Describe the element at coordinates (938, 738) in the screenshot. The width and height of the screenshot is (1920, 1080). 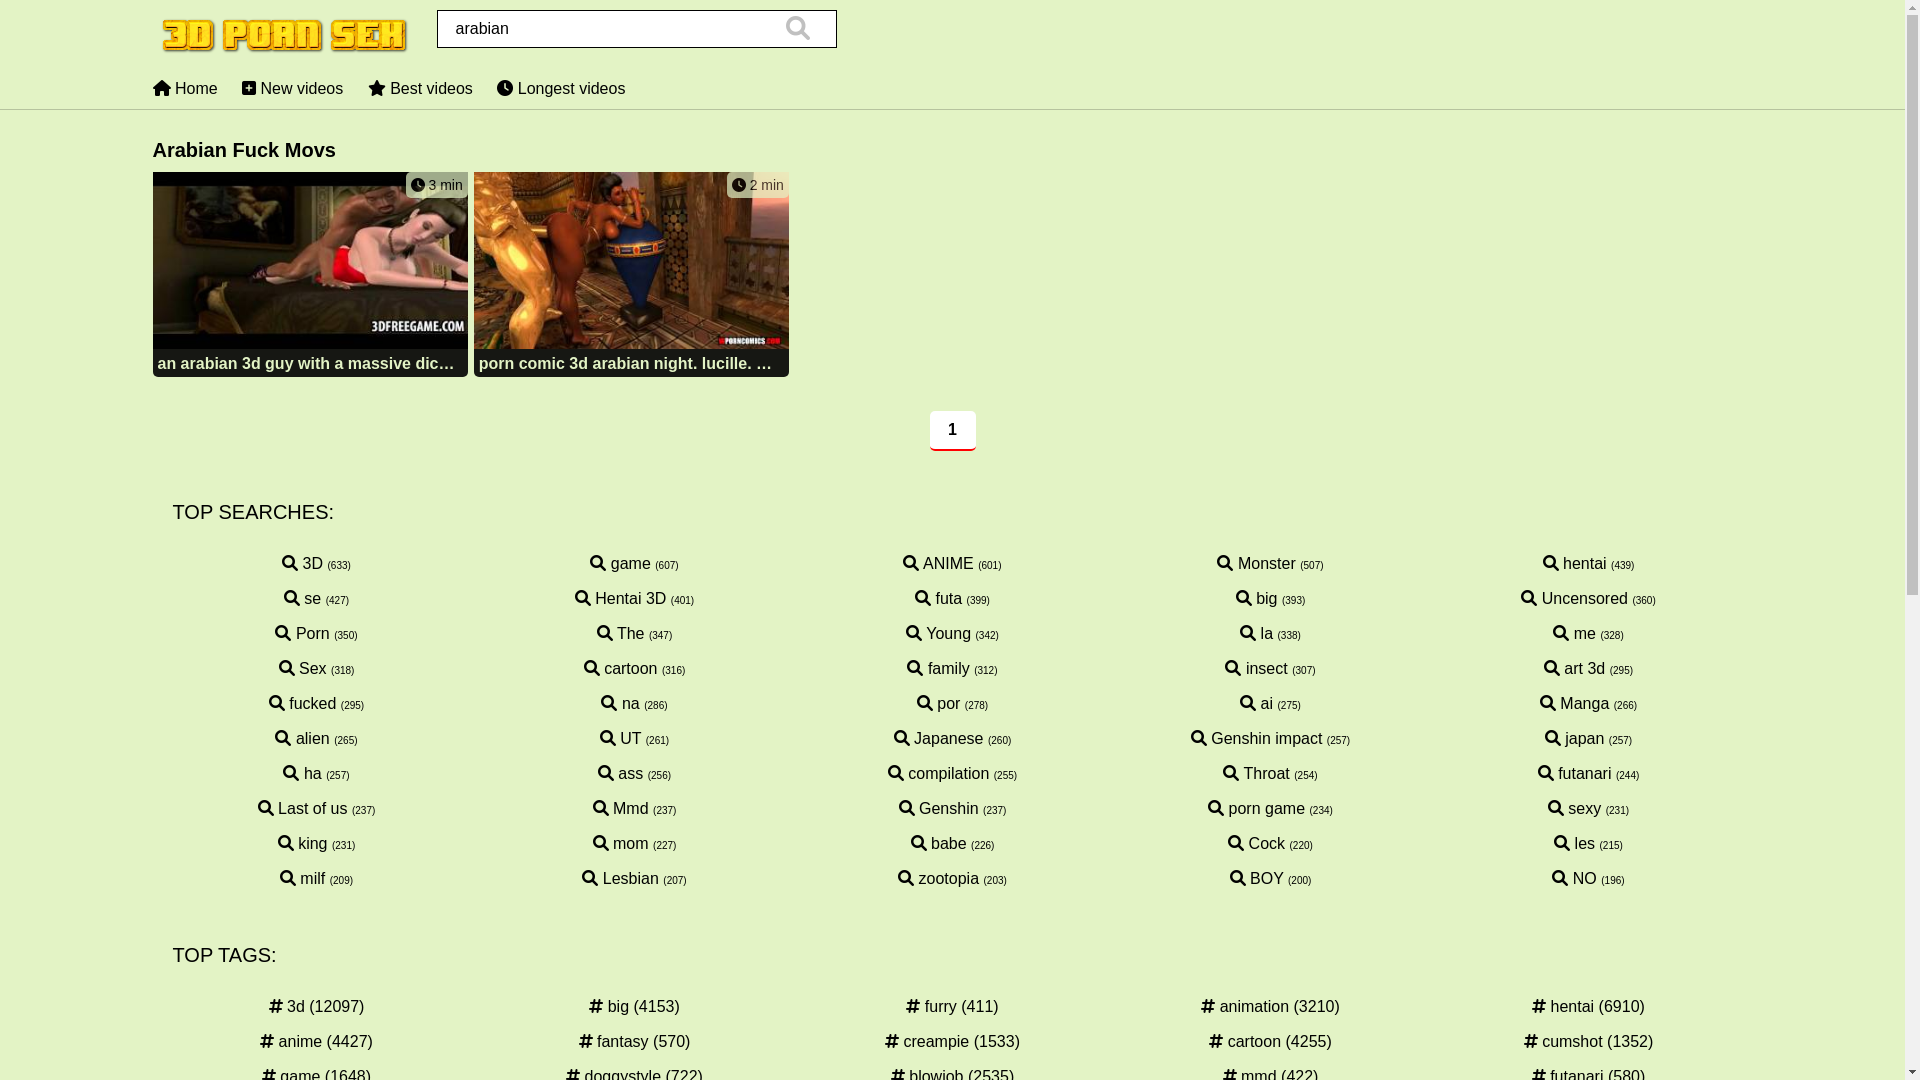
I see `'Japanese'` at that location.